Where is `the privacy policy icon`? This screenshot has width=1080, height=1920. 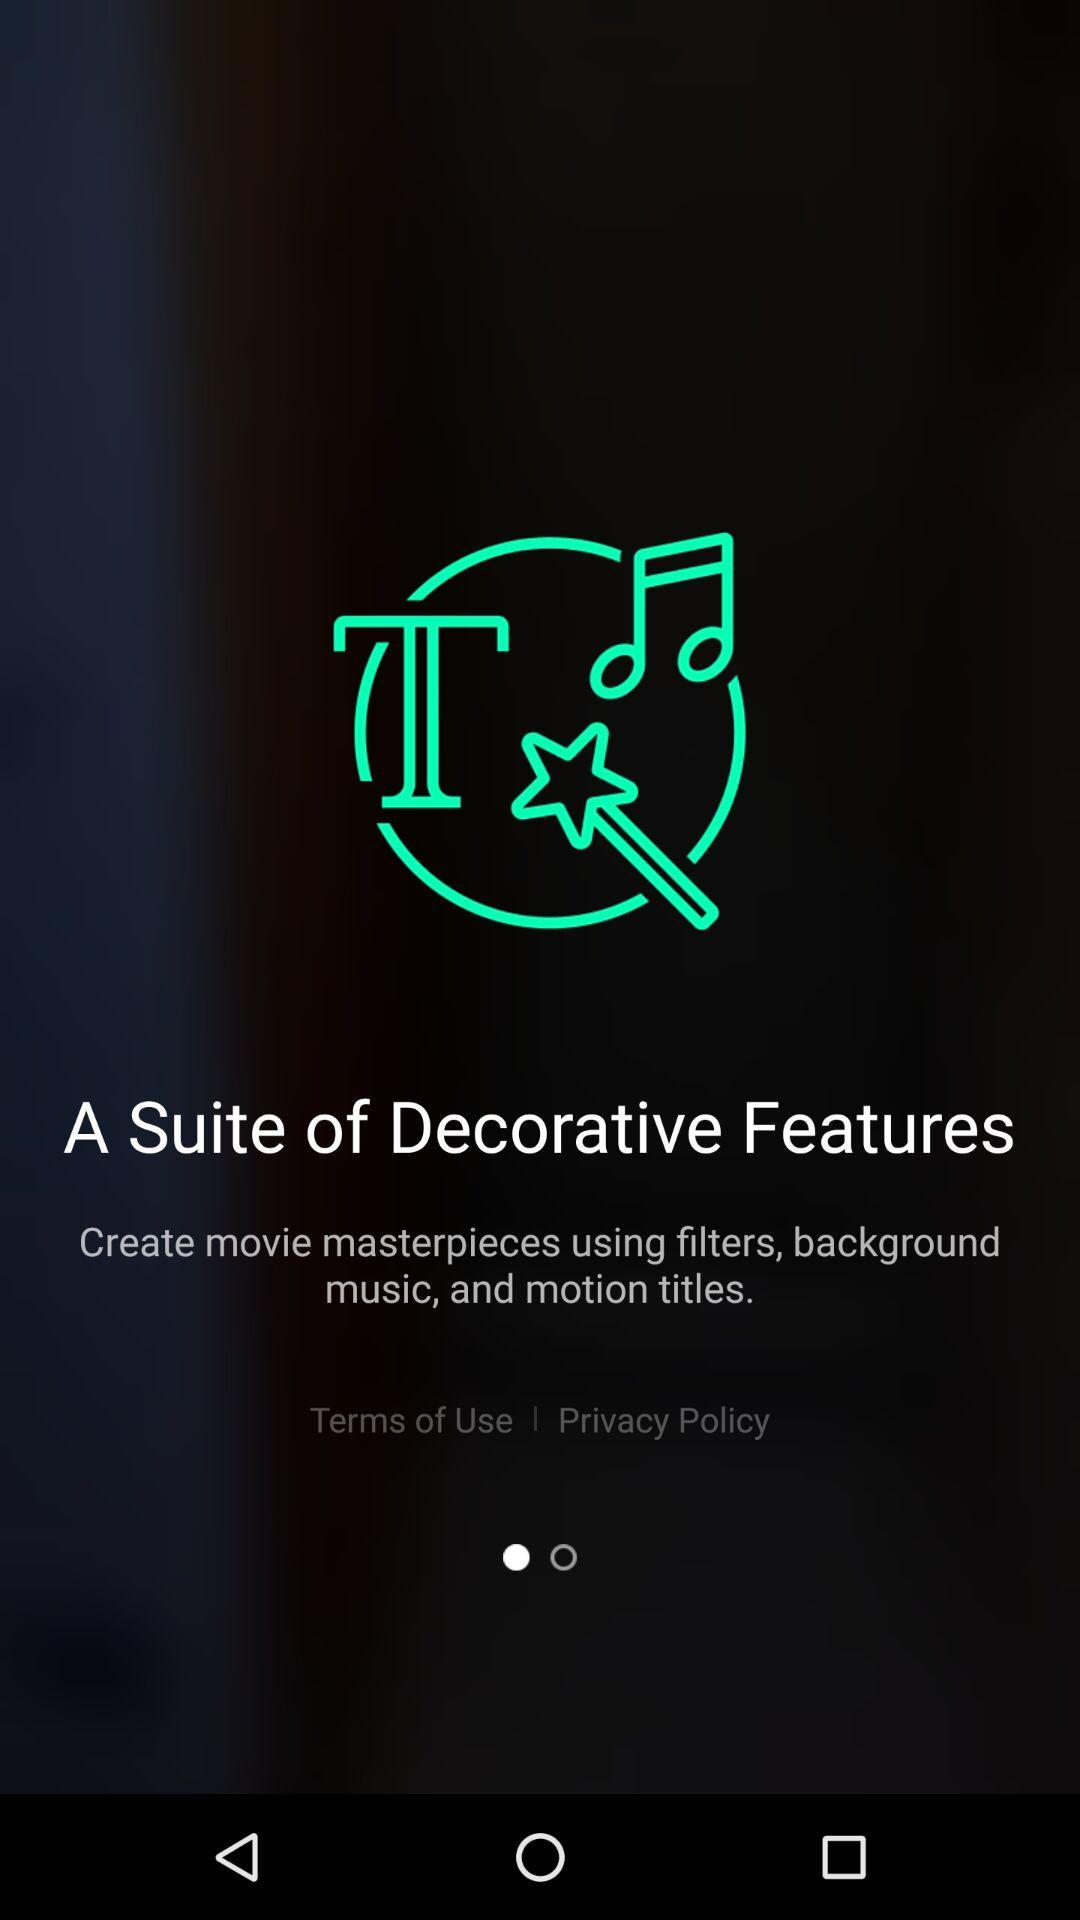
the privacy policy icon is located at coordinates (664, 1418).